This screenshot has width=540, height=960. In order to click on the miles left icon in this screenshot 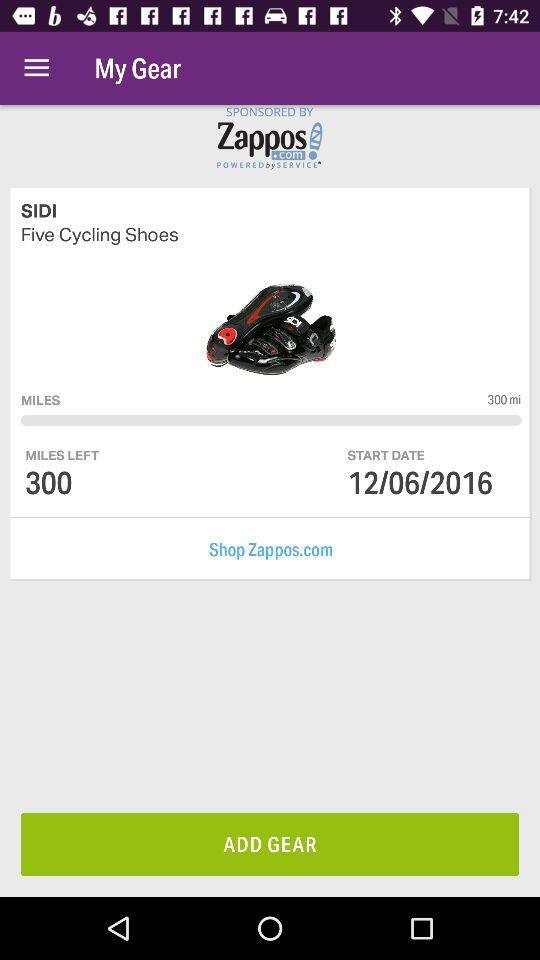, I will do `click(62, 455)`.